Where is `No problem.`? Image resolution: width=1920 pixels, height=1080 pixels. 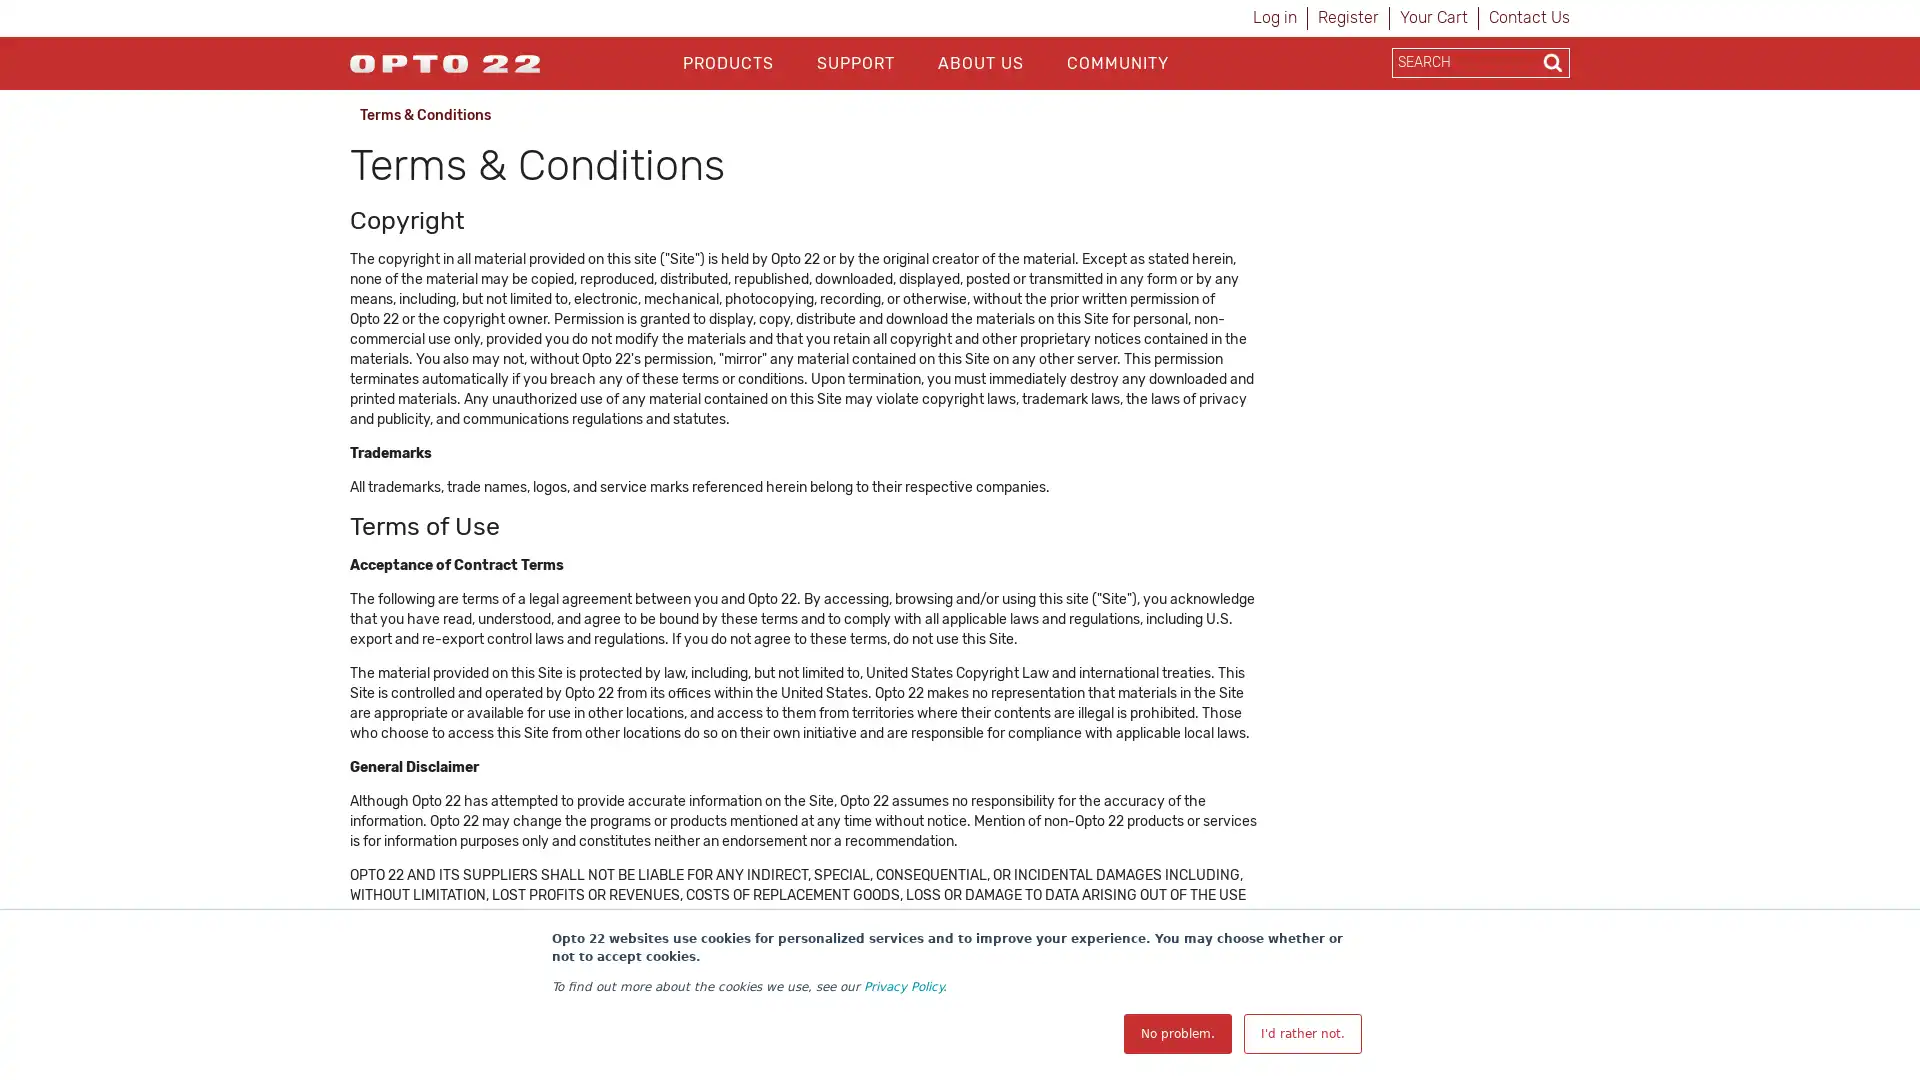
No problem. is located at coordinates (1177, 1033).